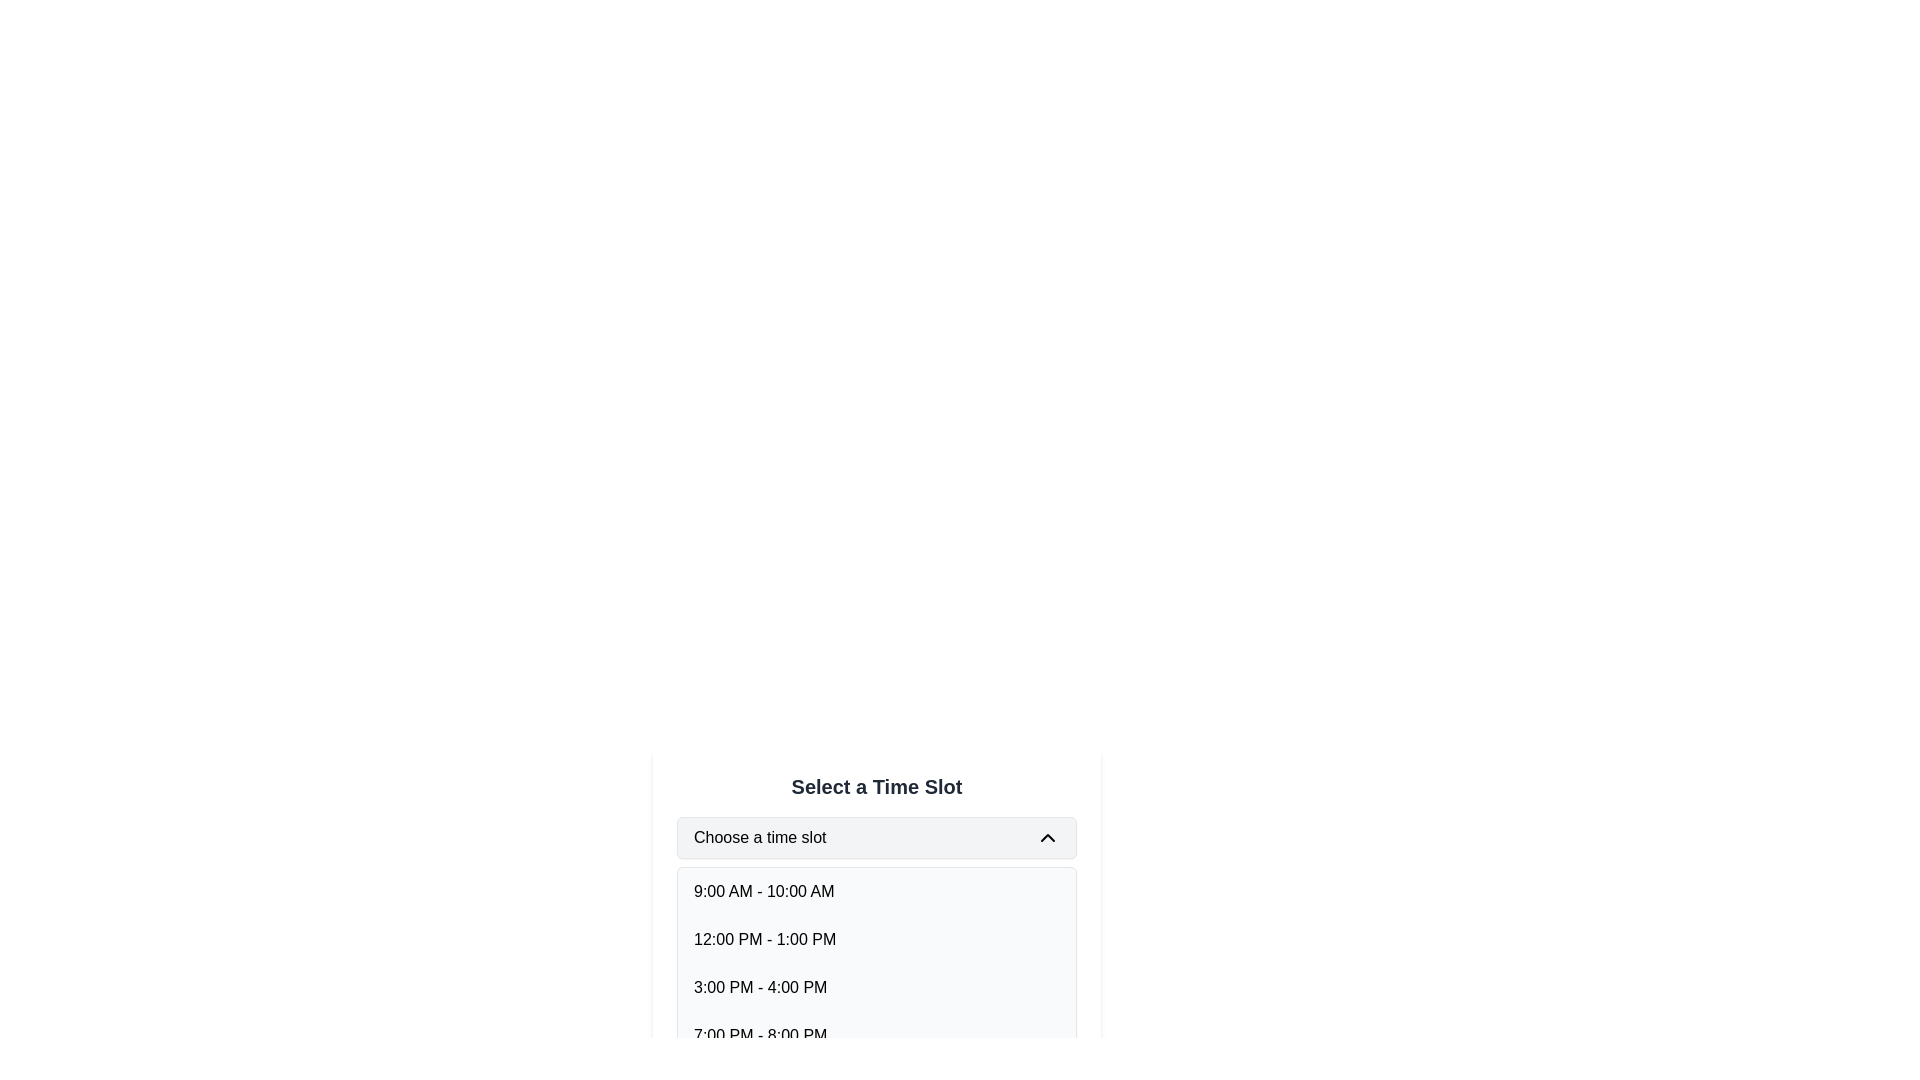 The image size is (1920, 1080). What do you see at coordinates (759, 1035) in the screenshot?
I see `the list item displaying the time range '7:00 PM - 8:00 PM' within the dropdown menu titled 'Select a Time Slot'` at bounding box center [759, 1035].